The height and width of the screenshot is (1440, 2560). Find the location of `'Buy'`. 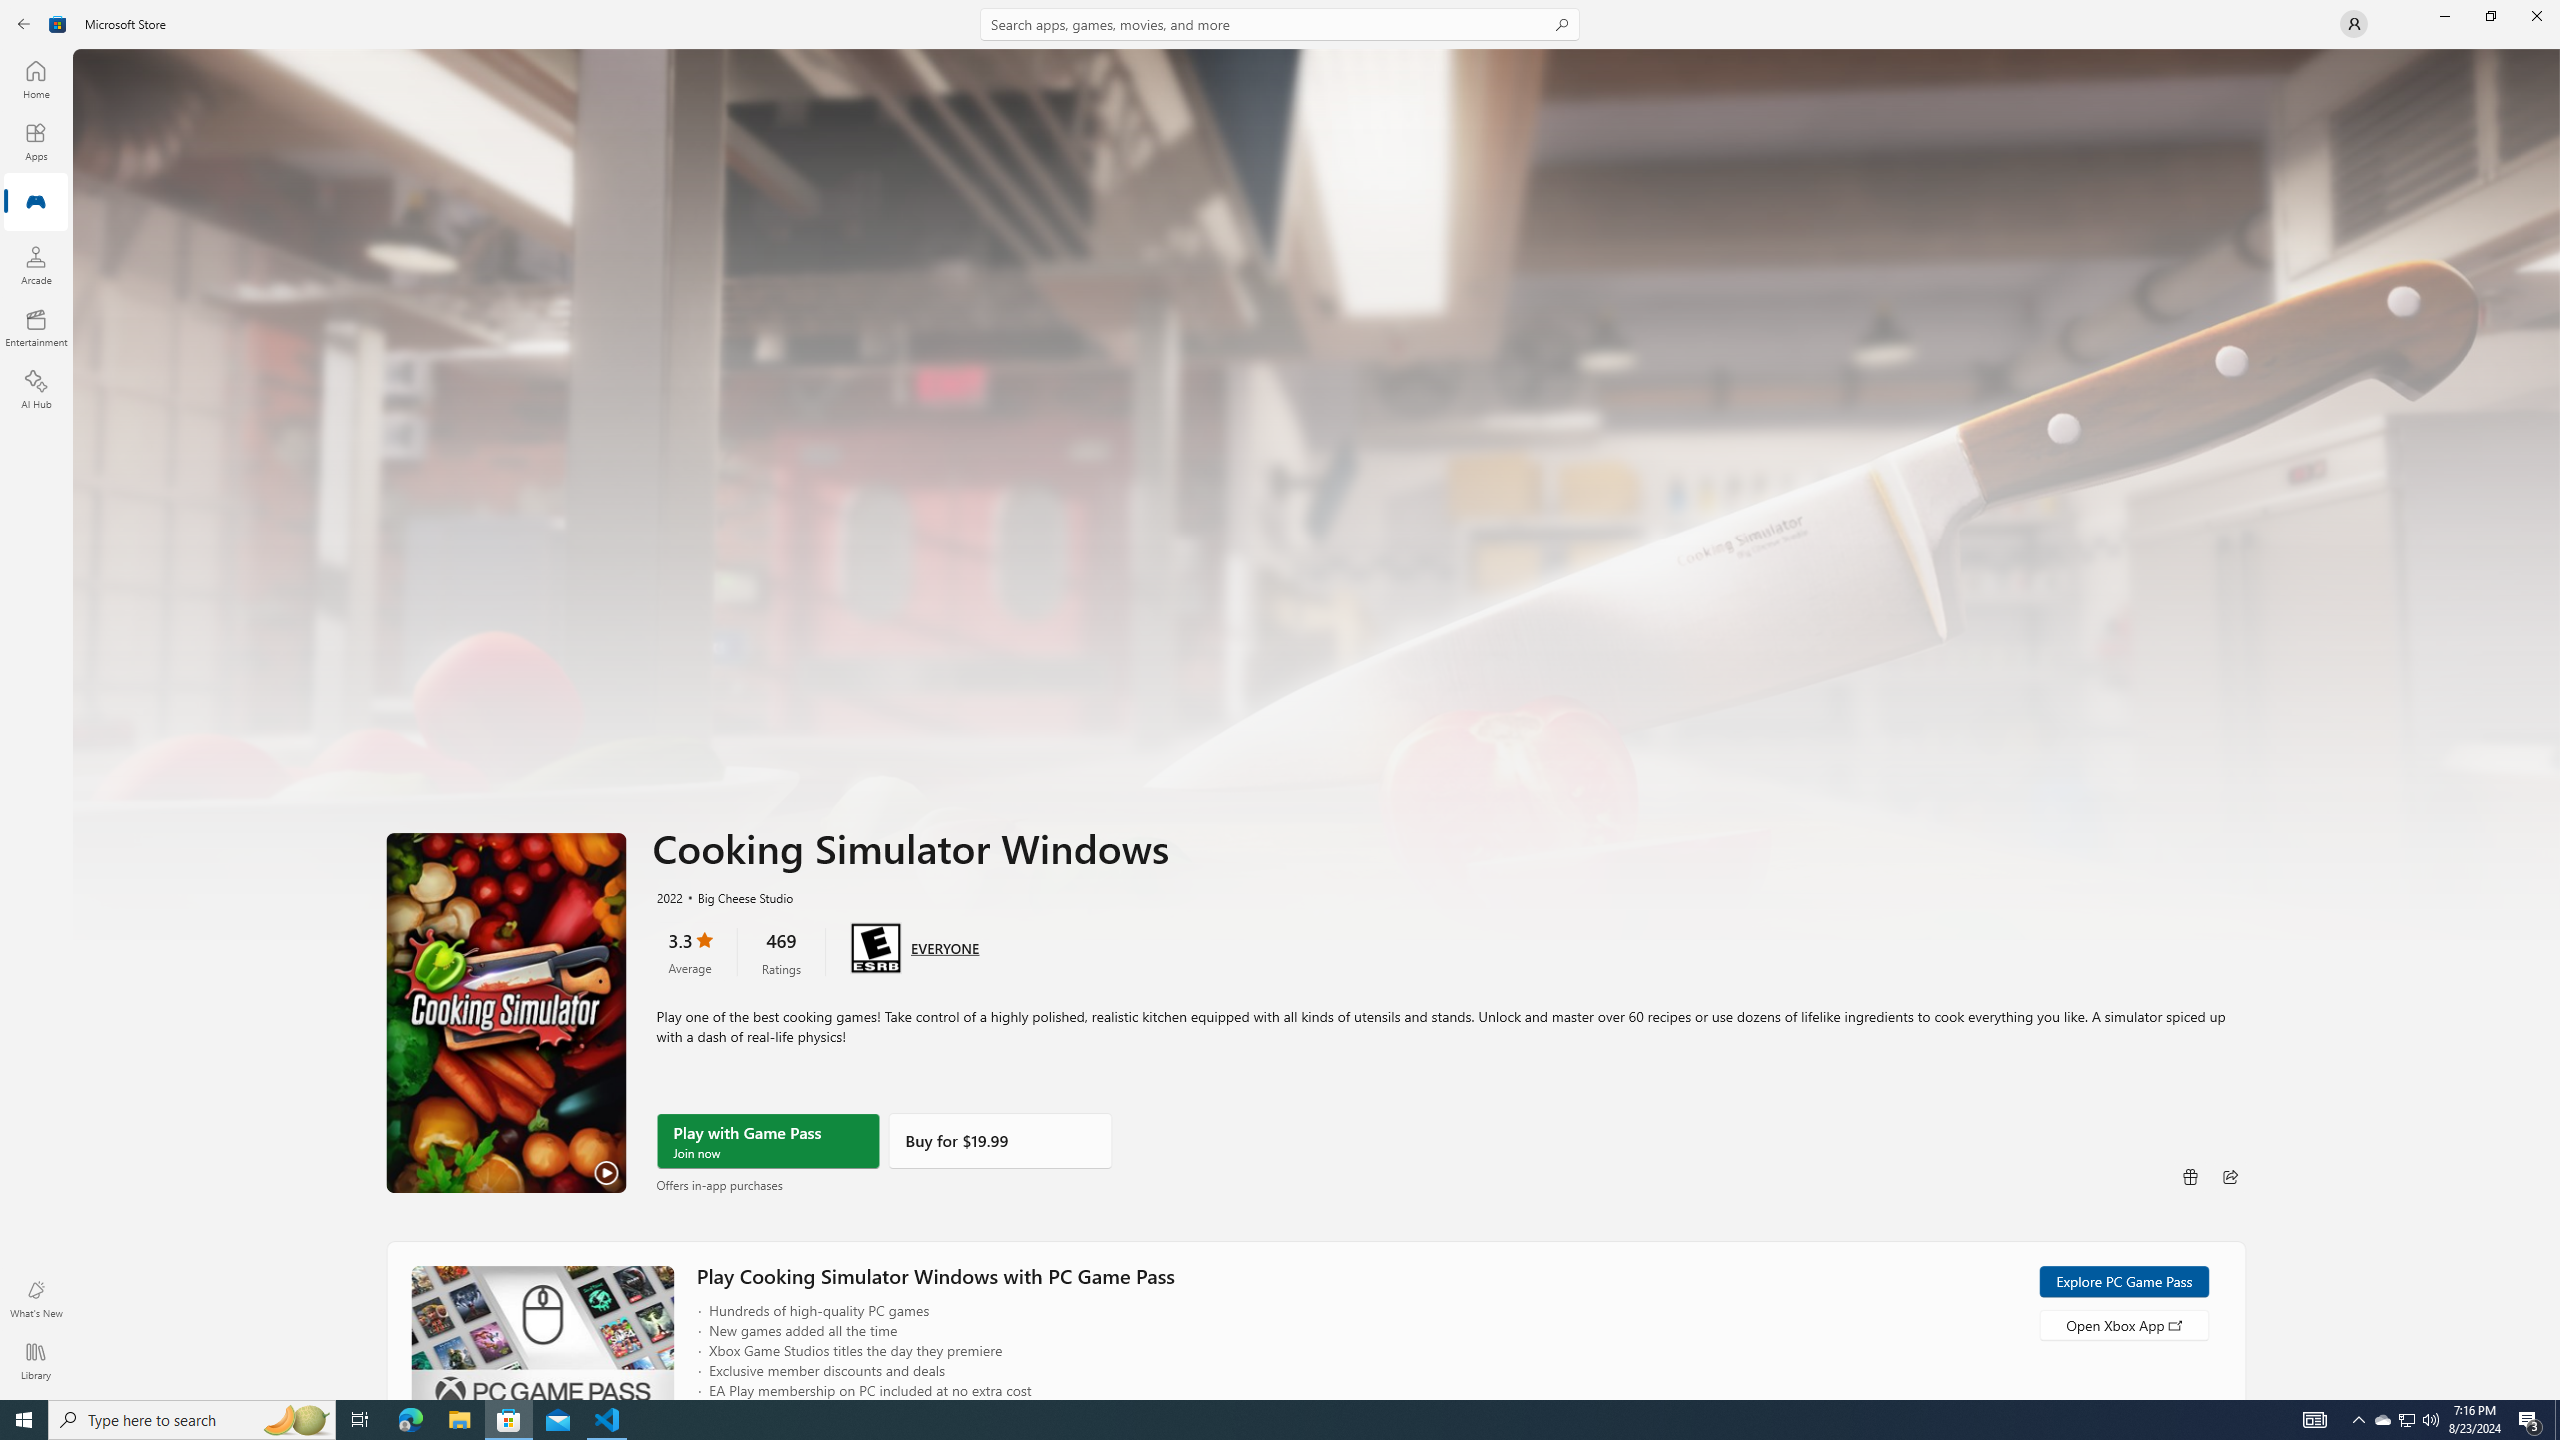

'Buy' is located at coordinates (998, 1141).